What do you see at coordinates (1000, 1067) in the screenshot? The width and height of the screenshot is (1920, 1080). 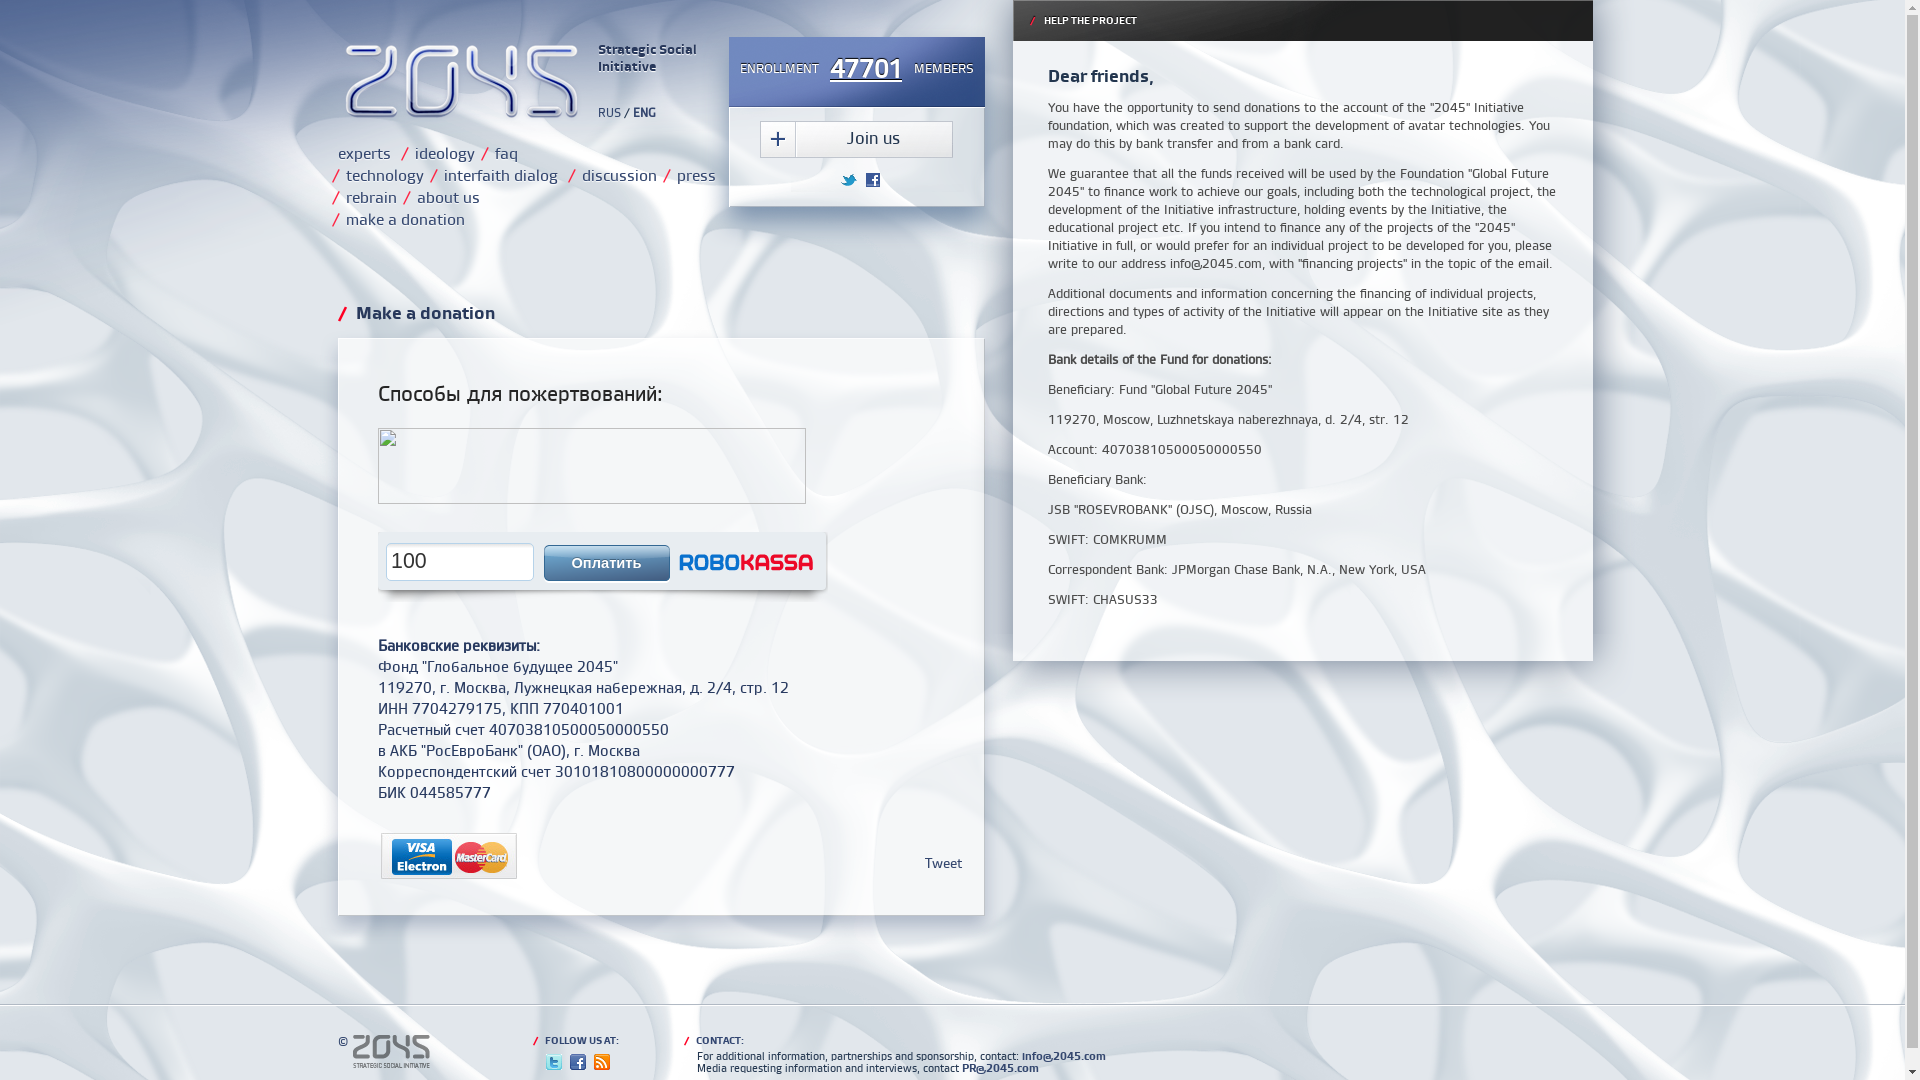 I see `'PR@2045.com'` at bounding box center [1000, 1067].